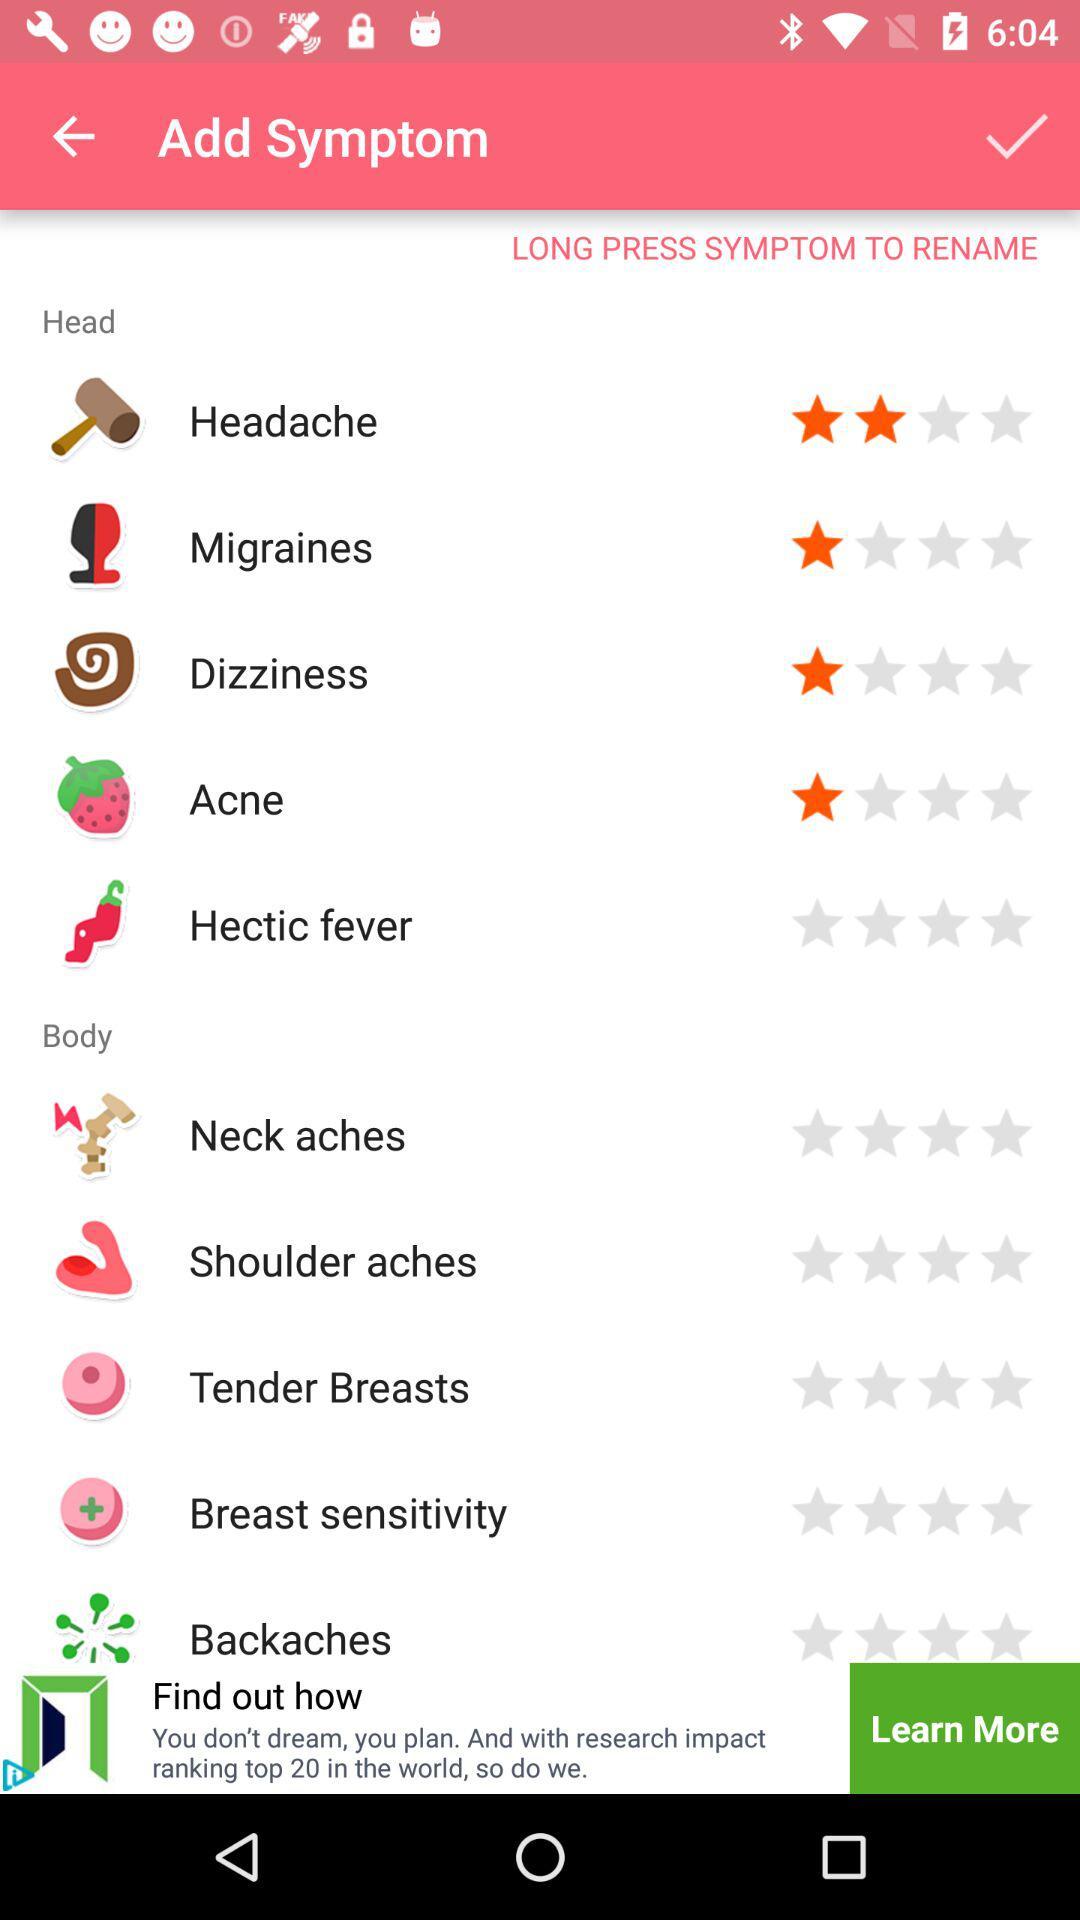  I want to click on rating option, so click(817, 923).